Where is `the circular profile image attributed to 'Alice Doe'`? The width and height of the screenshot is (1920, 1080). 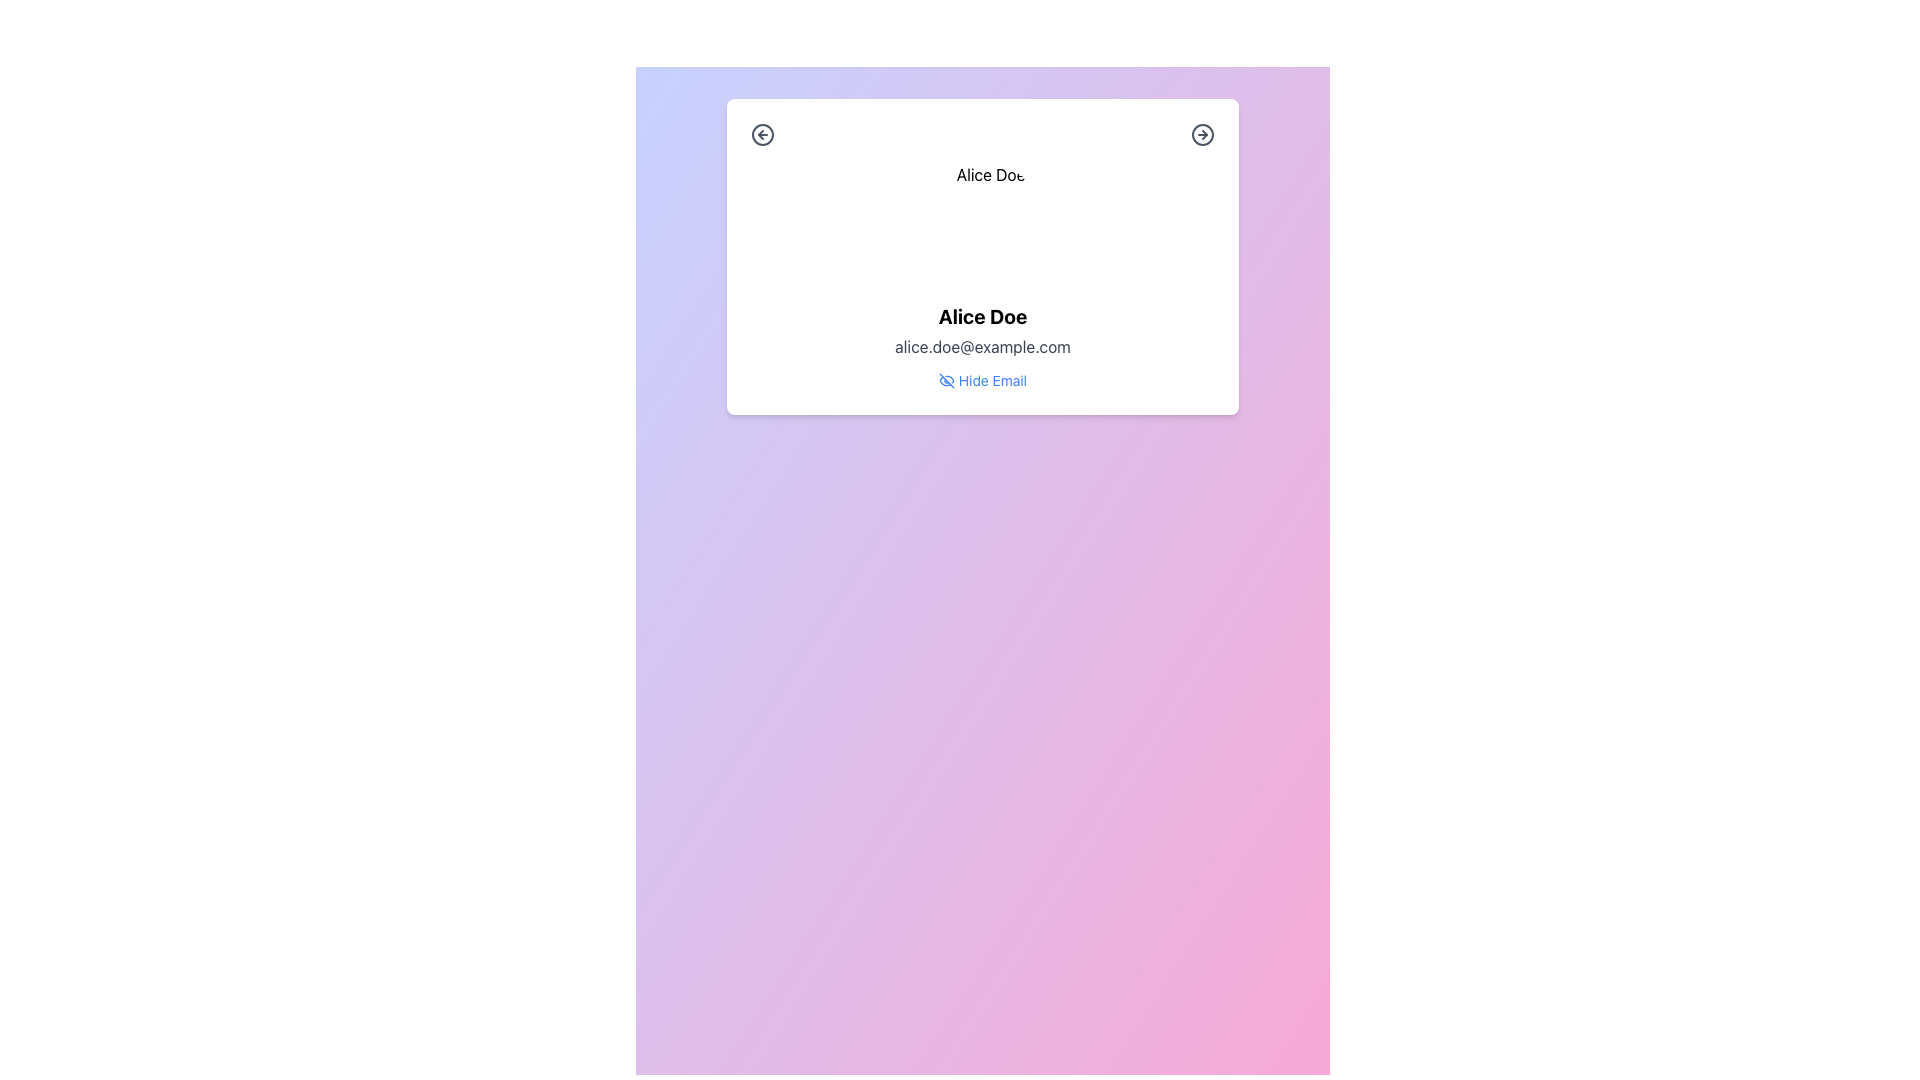 the circular profile image attributed to 'Alice Doe' is located at coordinates (983, 226).